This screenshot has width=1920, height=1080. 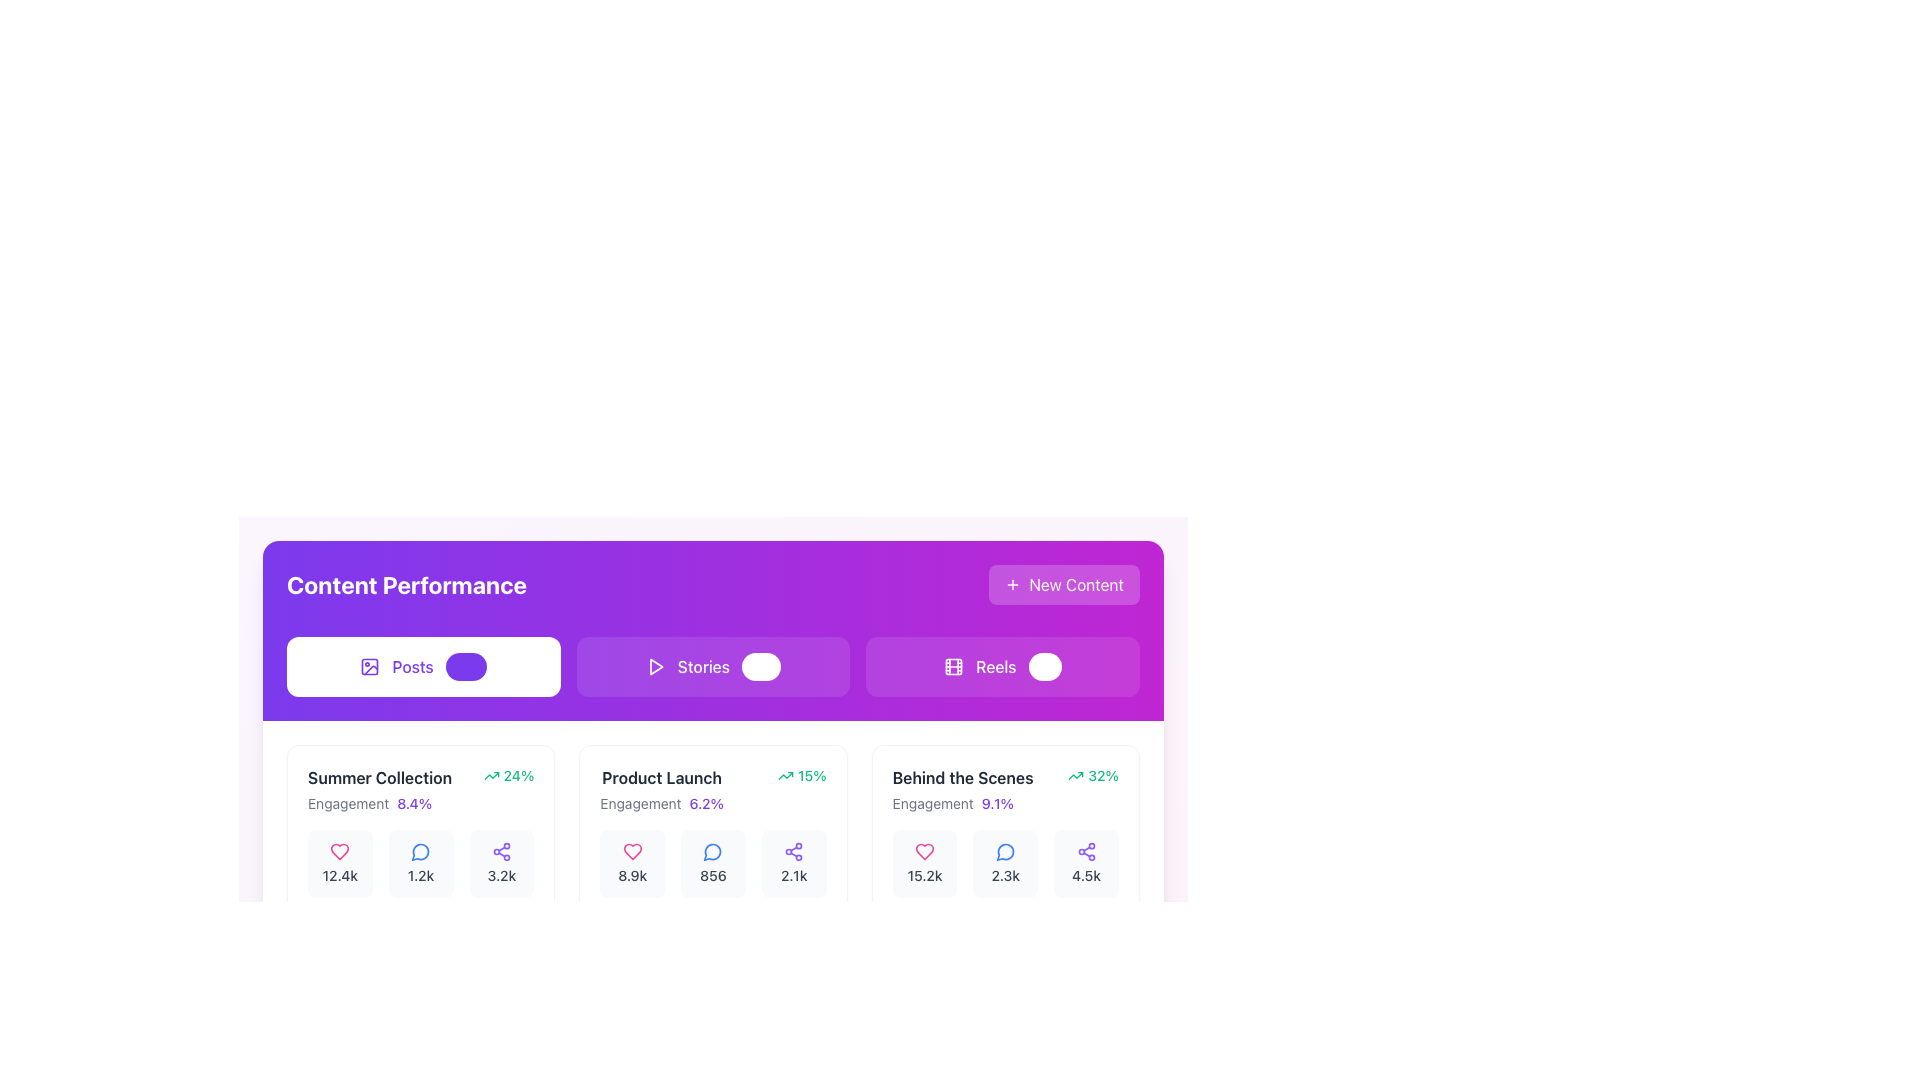 What do you see at coordinates (924, 852) in the screenshot?
I see `the heart-shaped pink icon located in the 'Behind the Scenes' section of the 'Content Performance' dashboard, which is the first icon in the row below the title` at bounding box center [924, 852].